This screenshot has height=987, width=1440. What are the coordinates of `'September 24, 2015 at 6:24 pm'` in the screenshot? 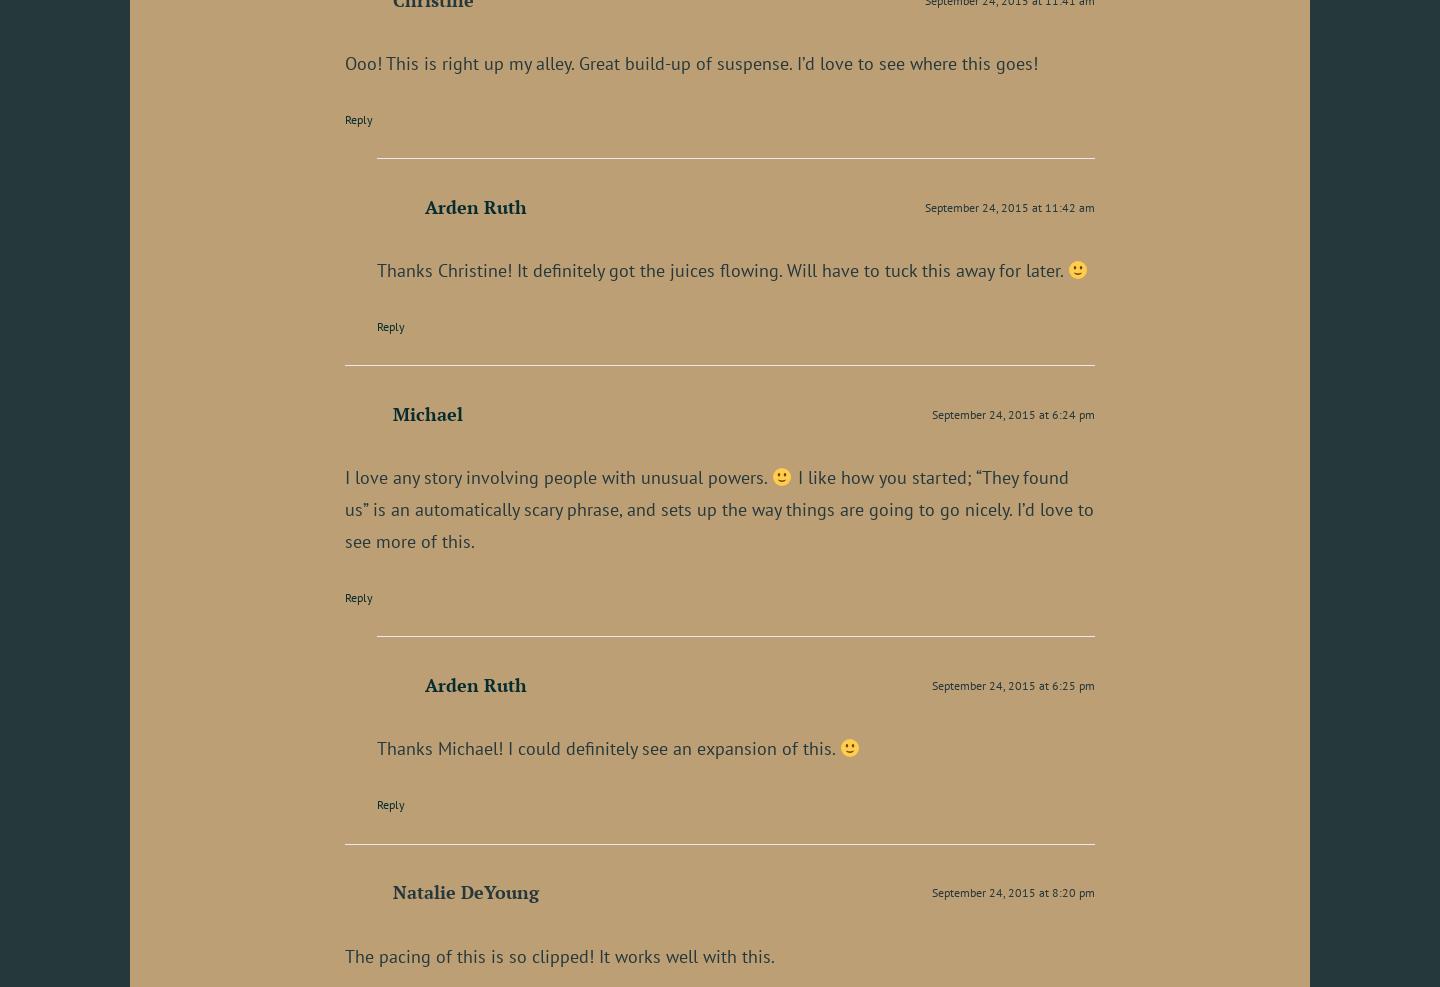 It's located at (1012, 414).